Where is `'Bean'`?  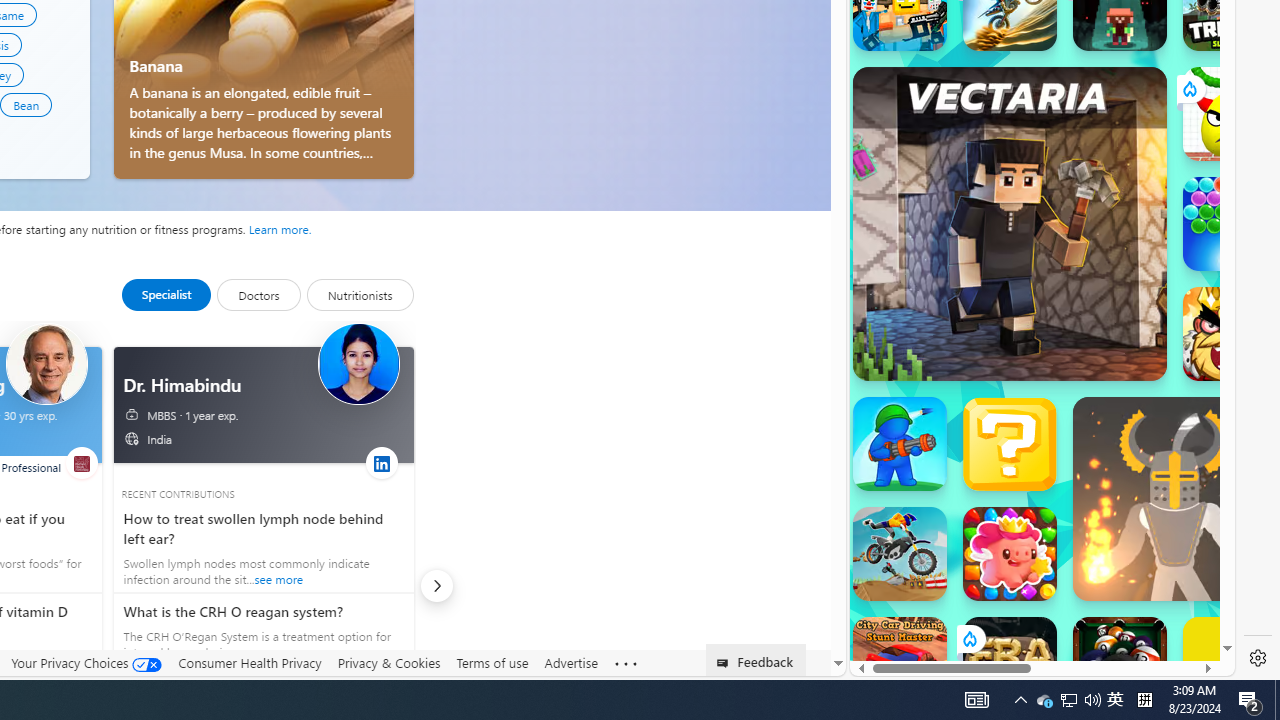
'Bean' is located at coordinates (26, 104).